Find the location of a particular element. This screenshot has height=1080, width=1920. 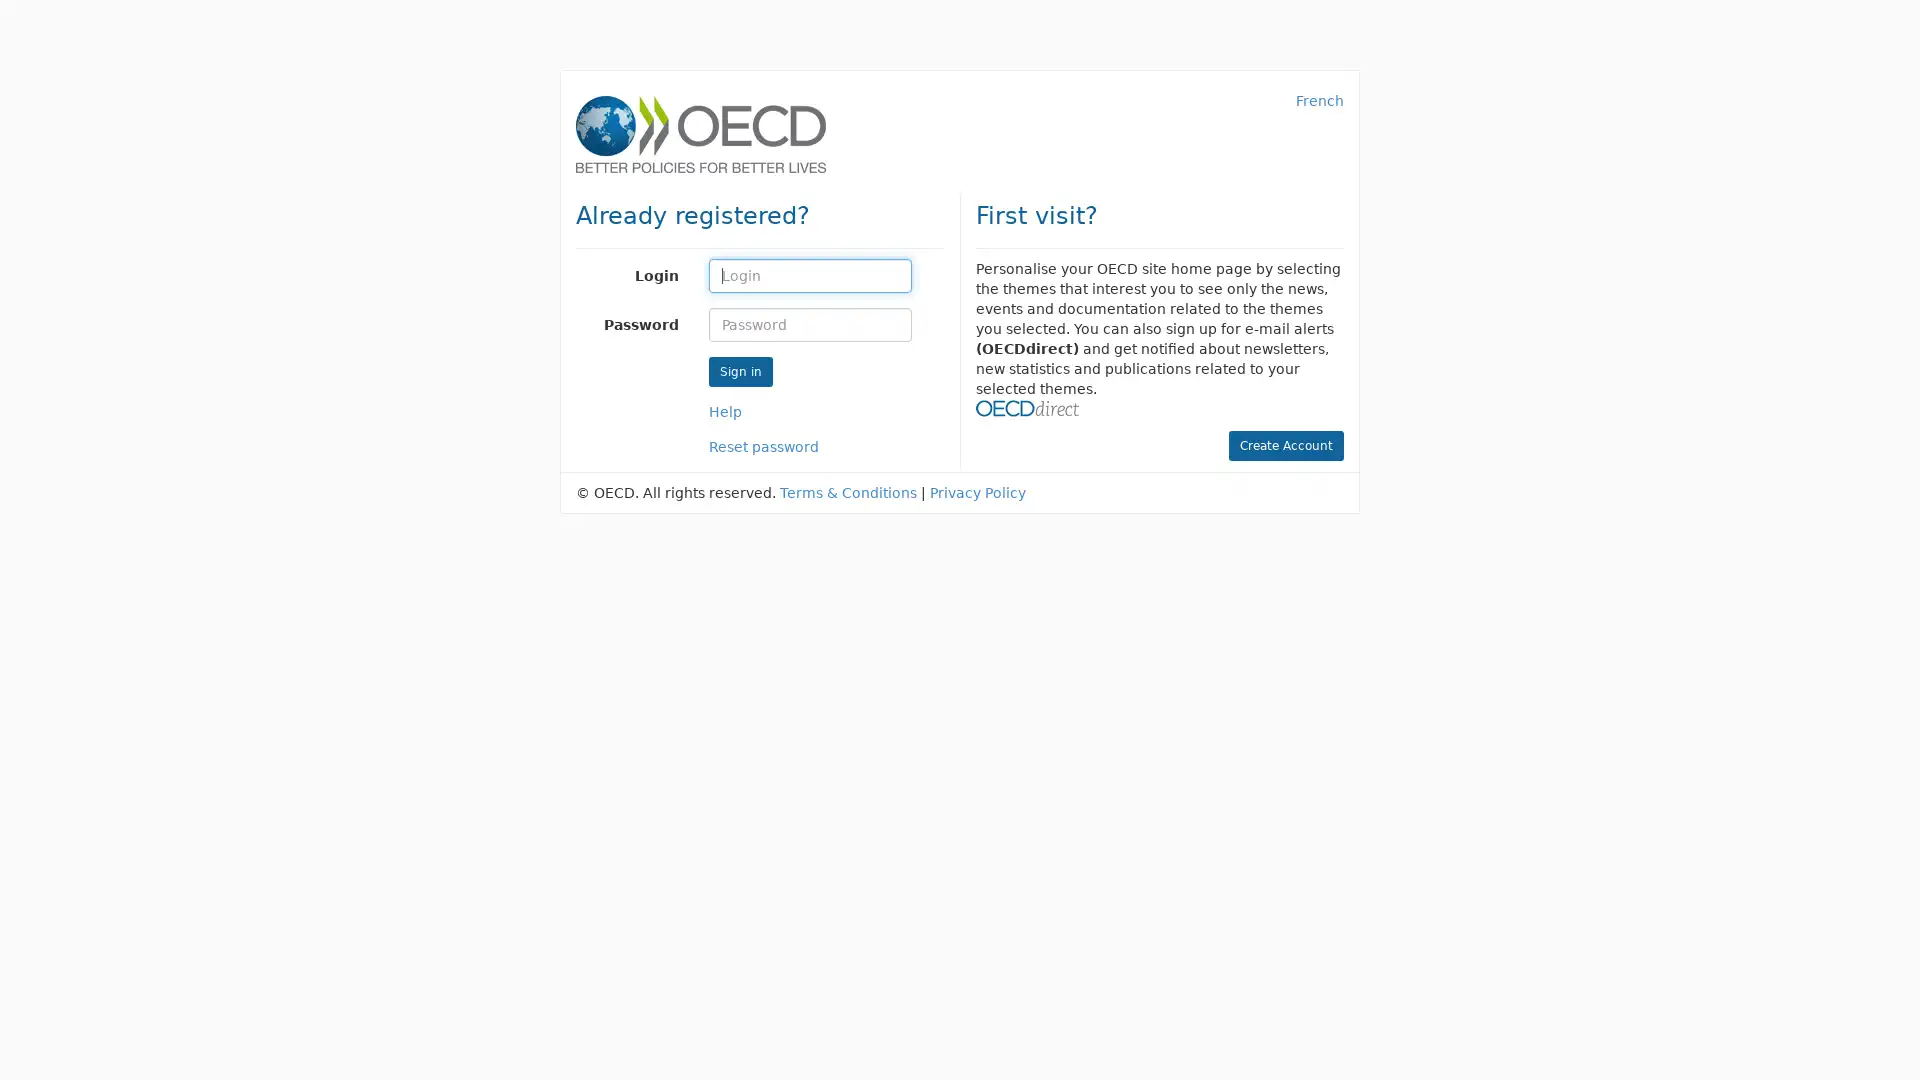

Sign in is located at coordinates (738, 371).